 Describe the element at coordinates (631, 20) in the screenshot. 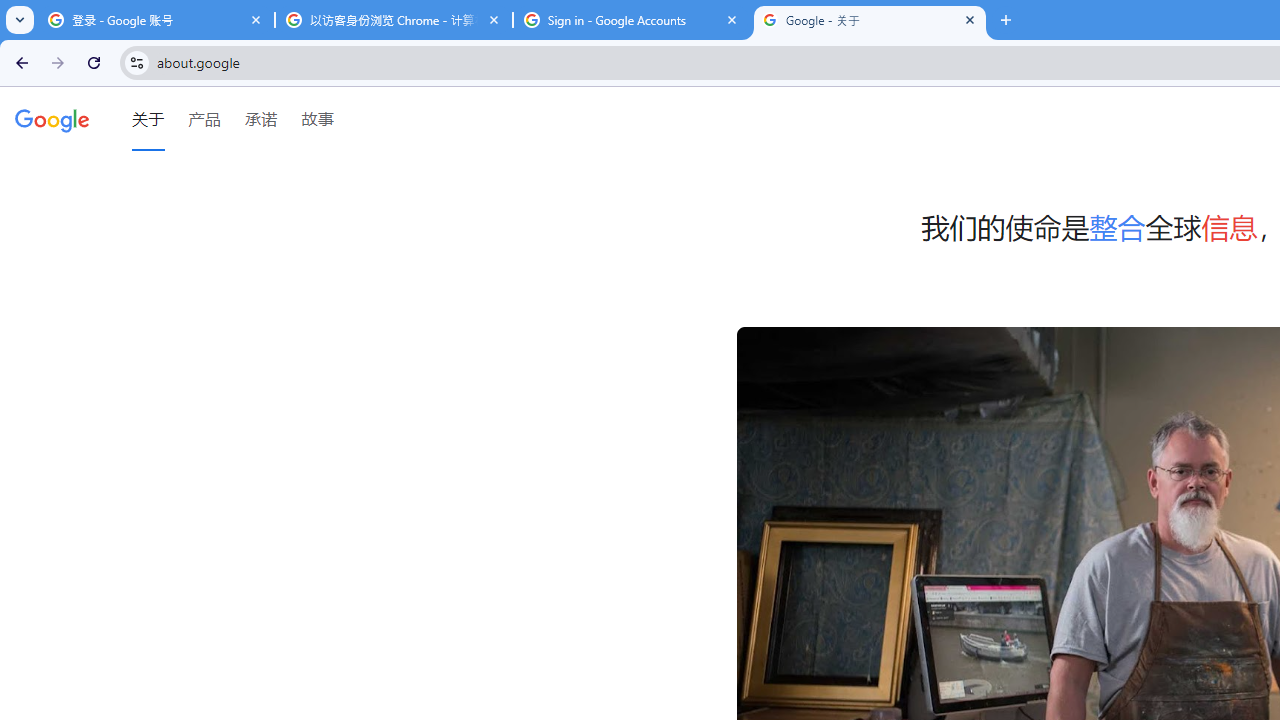

I see `'Sign in - Google Accounts'` at that location.